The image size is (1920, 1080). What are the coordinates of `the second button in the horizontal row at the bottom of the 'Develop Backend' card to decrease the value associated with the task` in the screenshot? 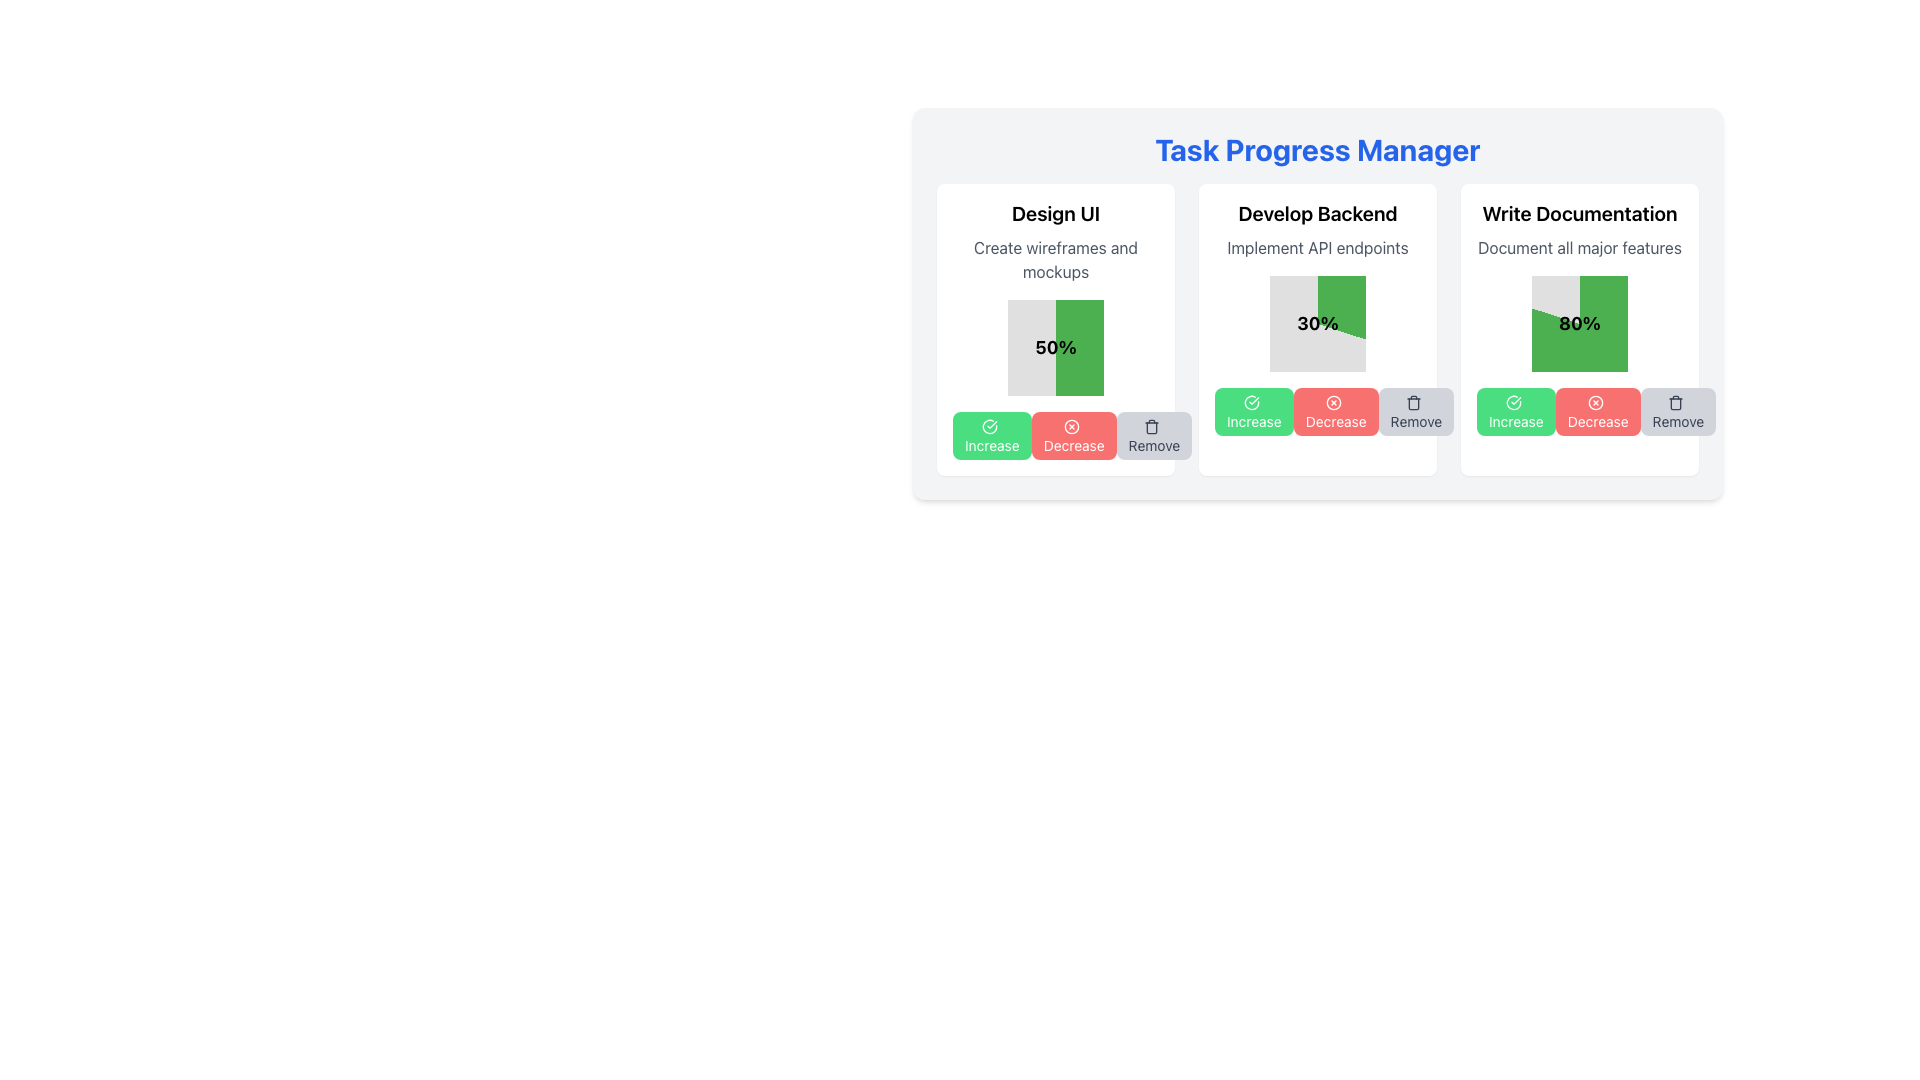 It's located at (1318, 411).